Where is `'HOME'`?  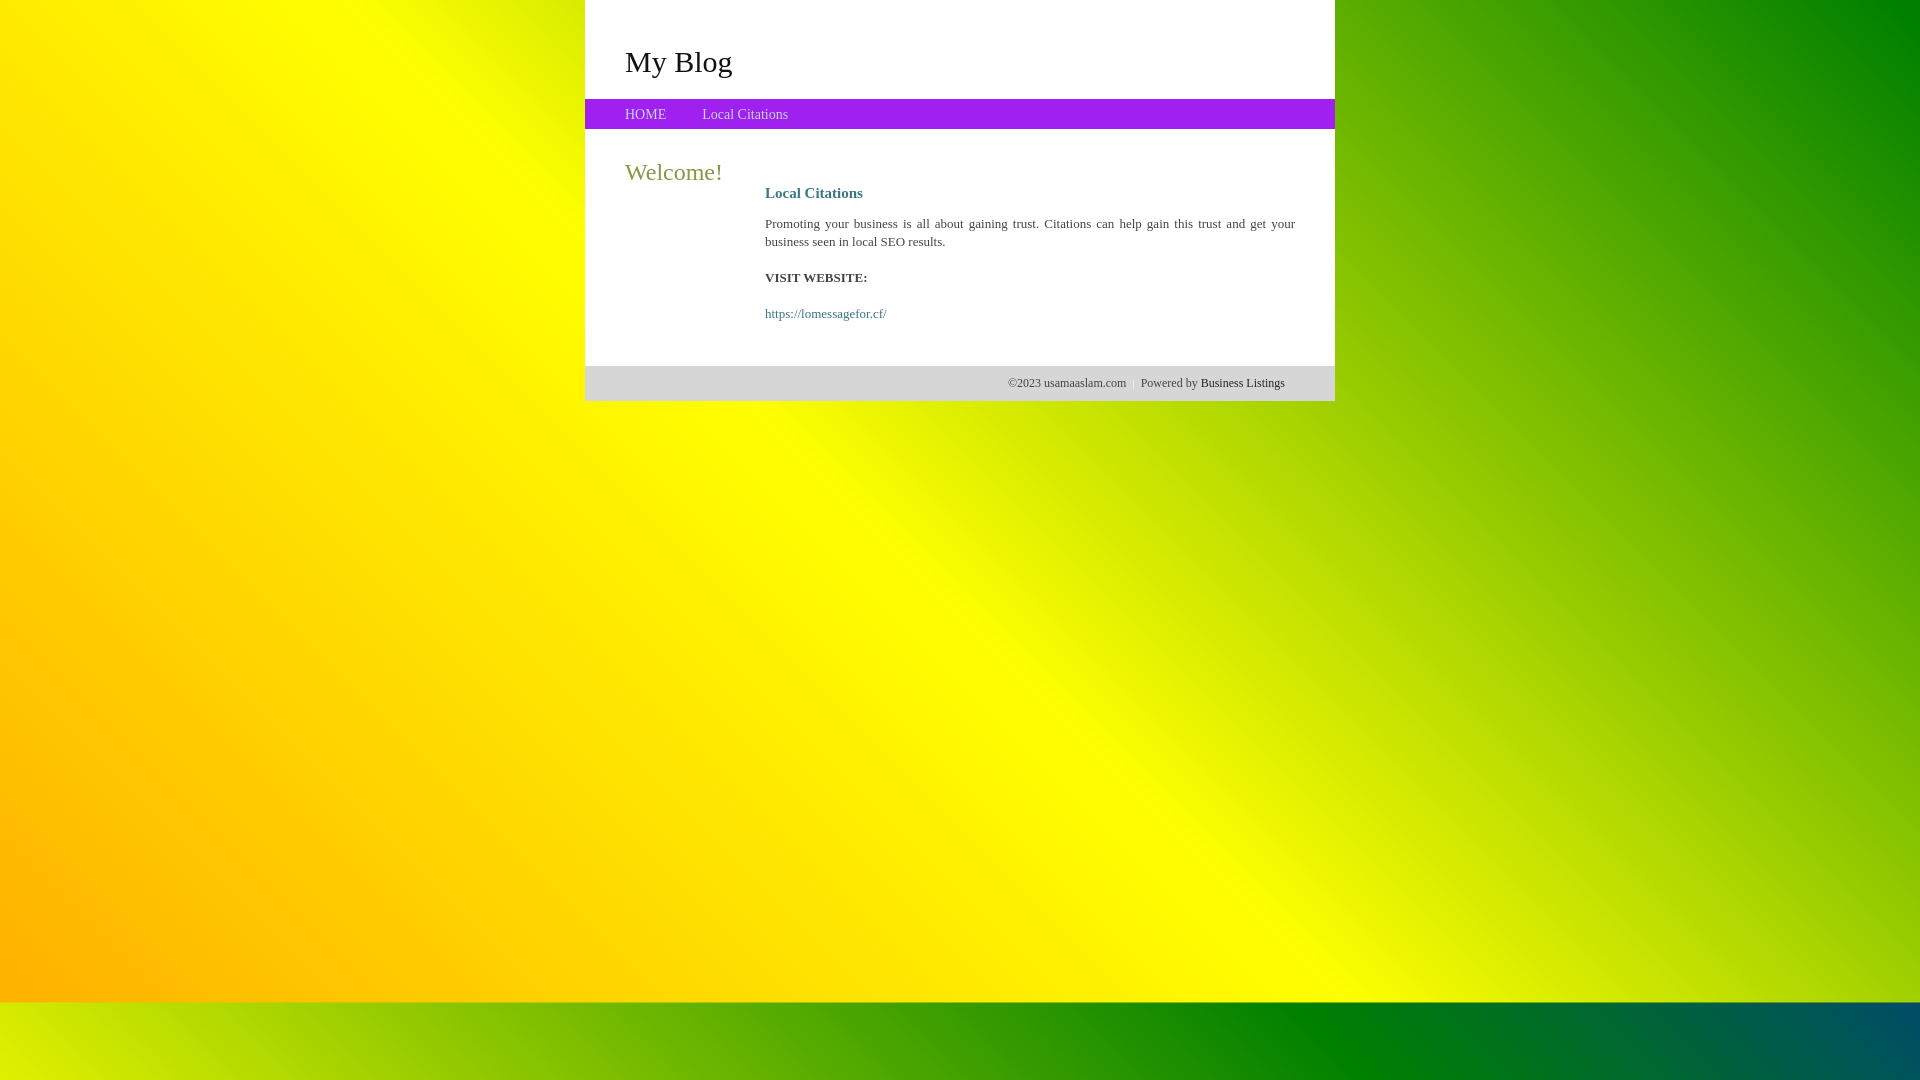
'HOME' is located at coordinates (645, 114).